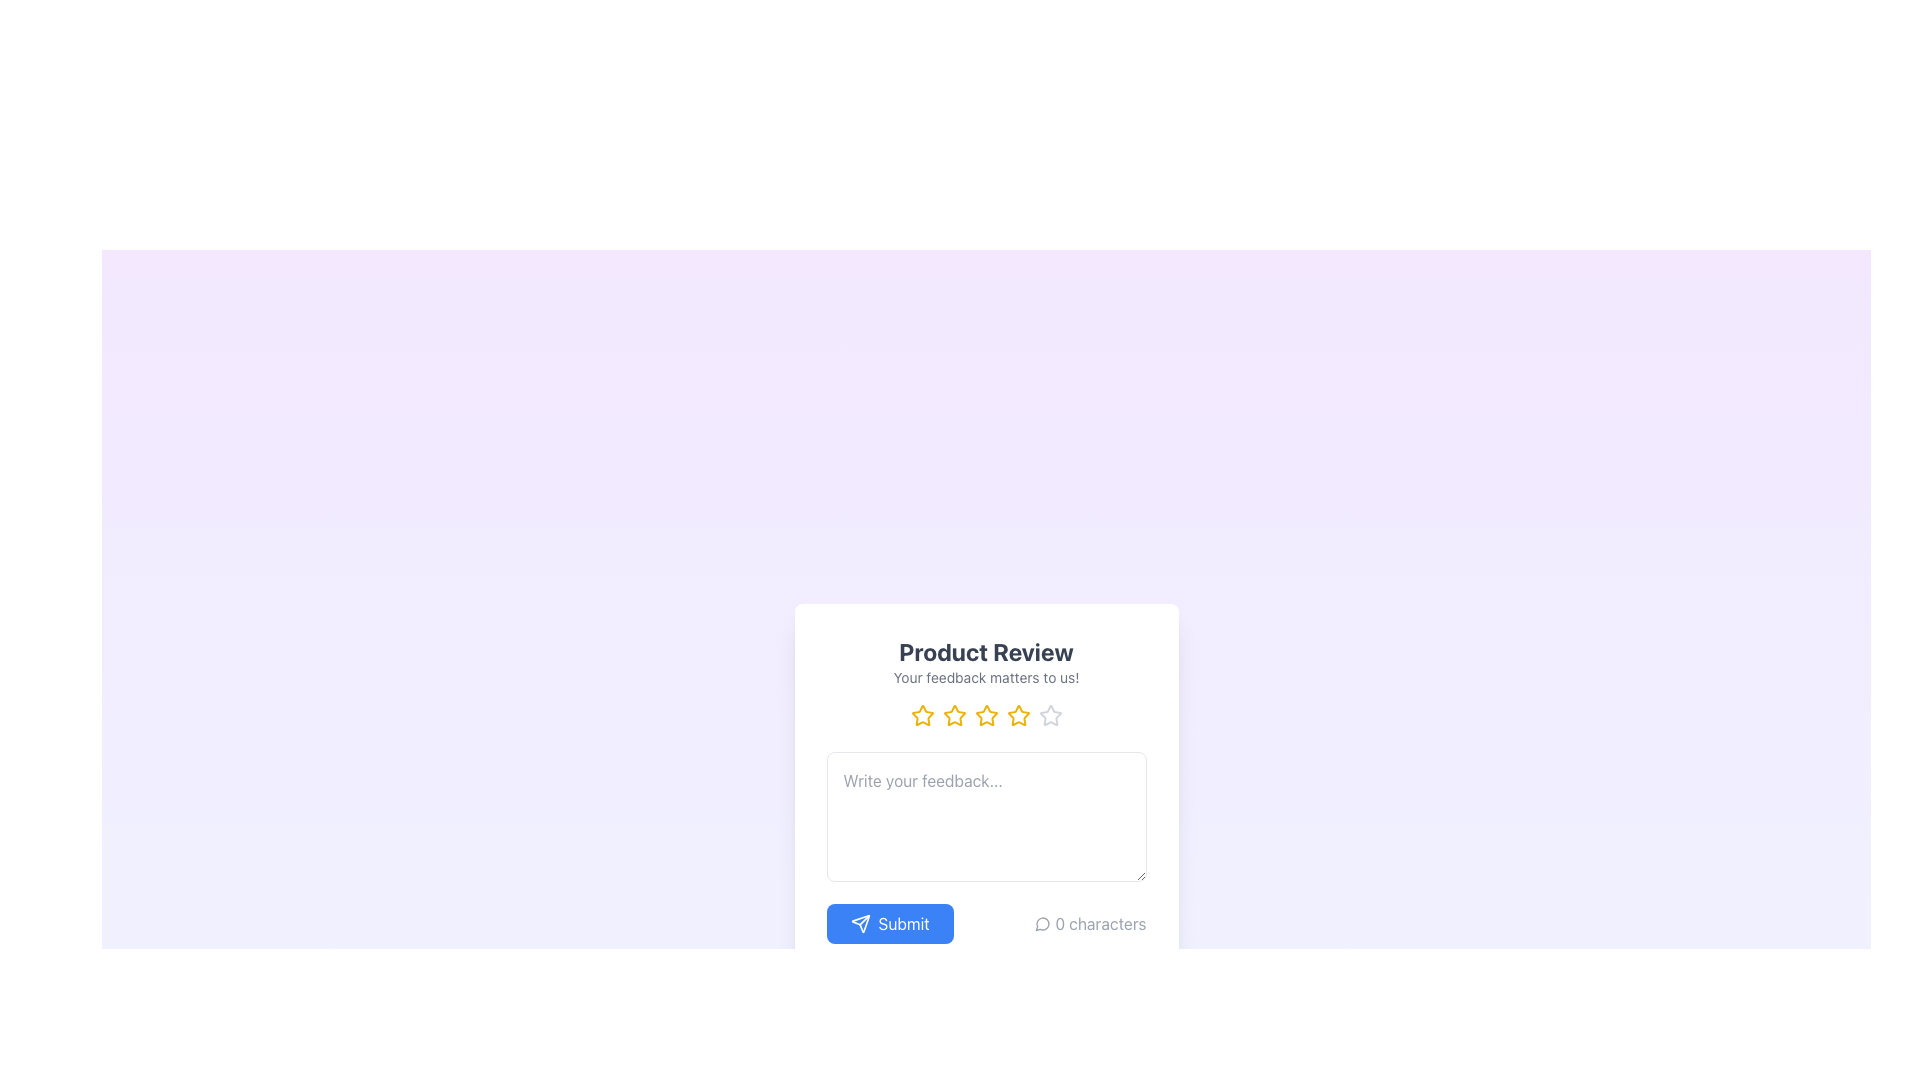 Image resolution: width=1920 pixels, height=1080 pixels. Describe the element at coordinates (1018, 714) in the screenshot. I see `the fourth star-shaped rating icon with a hollow center and yellow outline in the feedback form` at that location.